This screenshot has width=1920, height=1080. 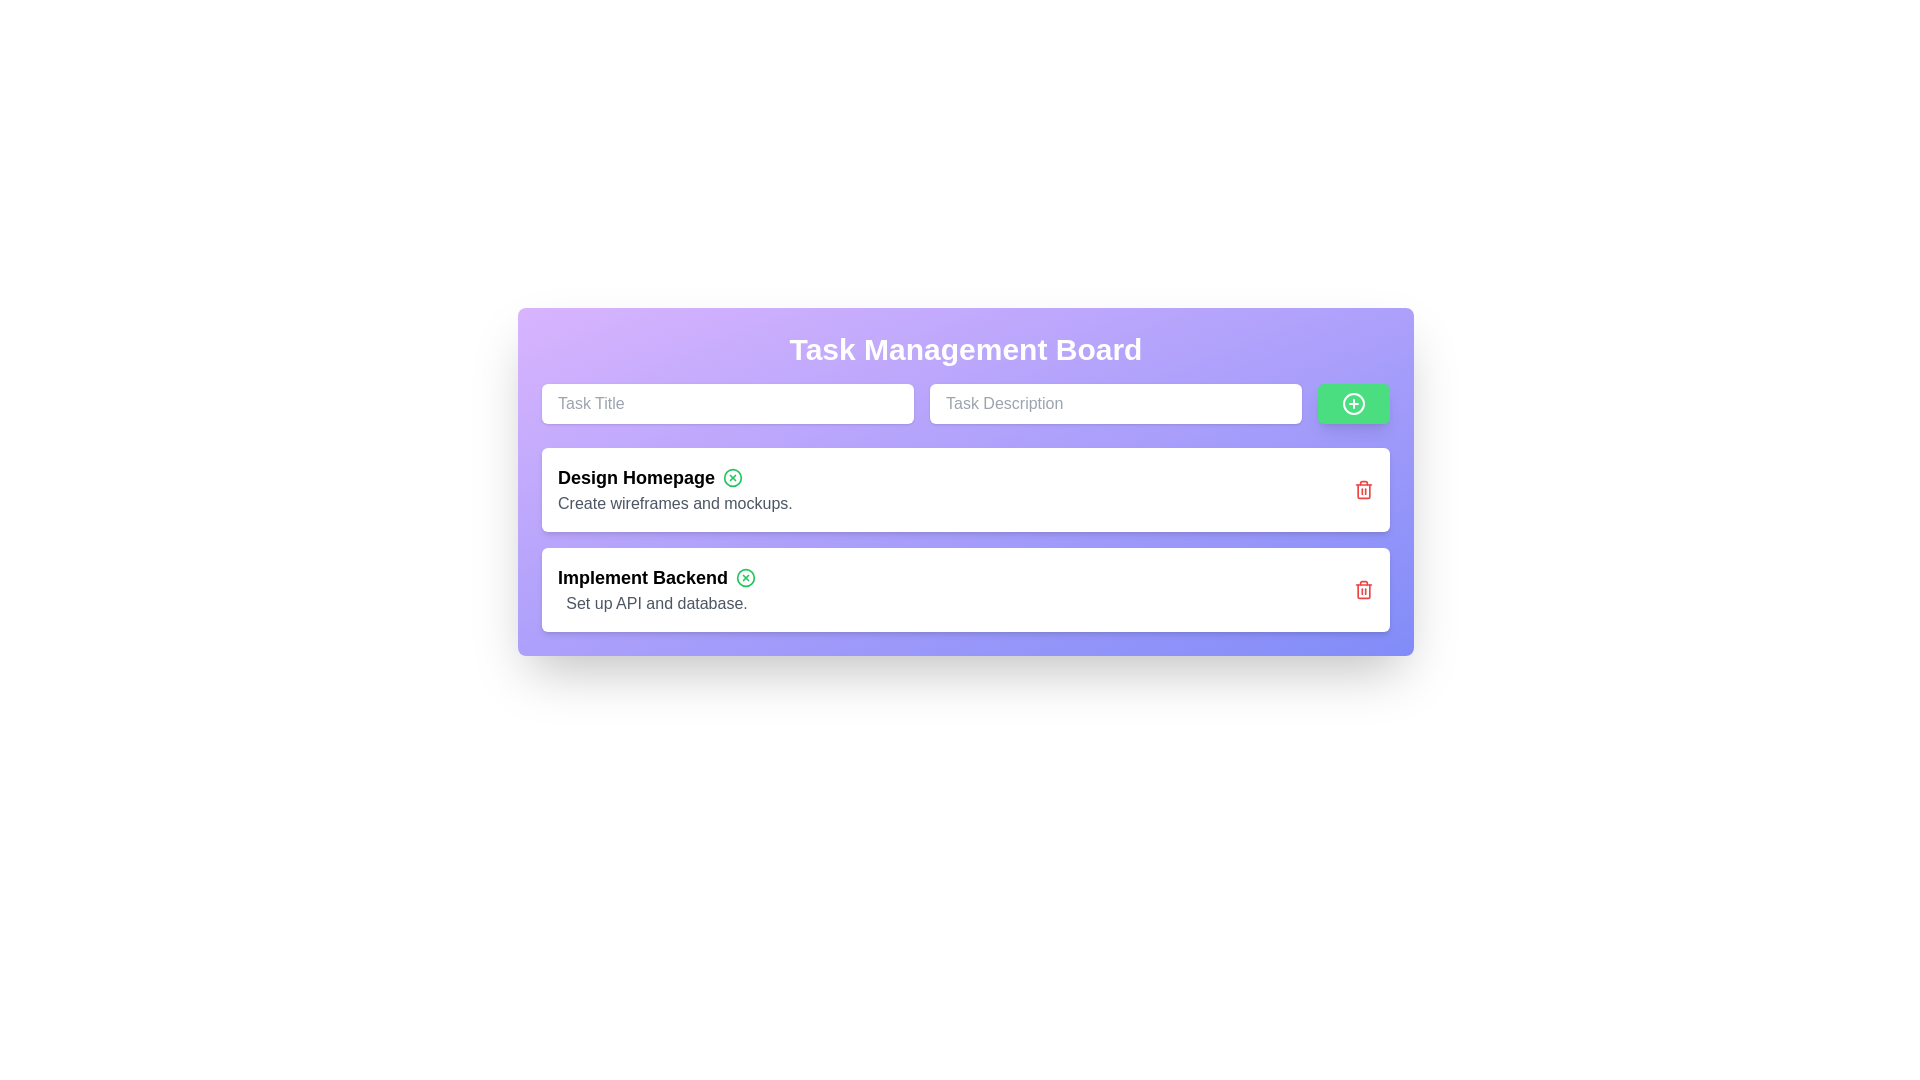 I want to click on the first task card titled 'Design Homepage' which contains the description 'Create wireframes and mockups.' in a task management board, so click(x=675, y=489).